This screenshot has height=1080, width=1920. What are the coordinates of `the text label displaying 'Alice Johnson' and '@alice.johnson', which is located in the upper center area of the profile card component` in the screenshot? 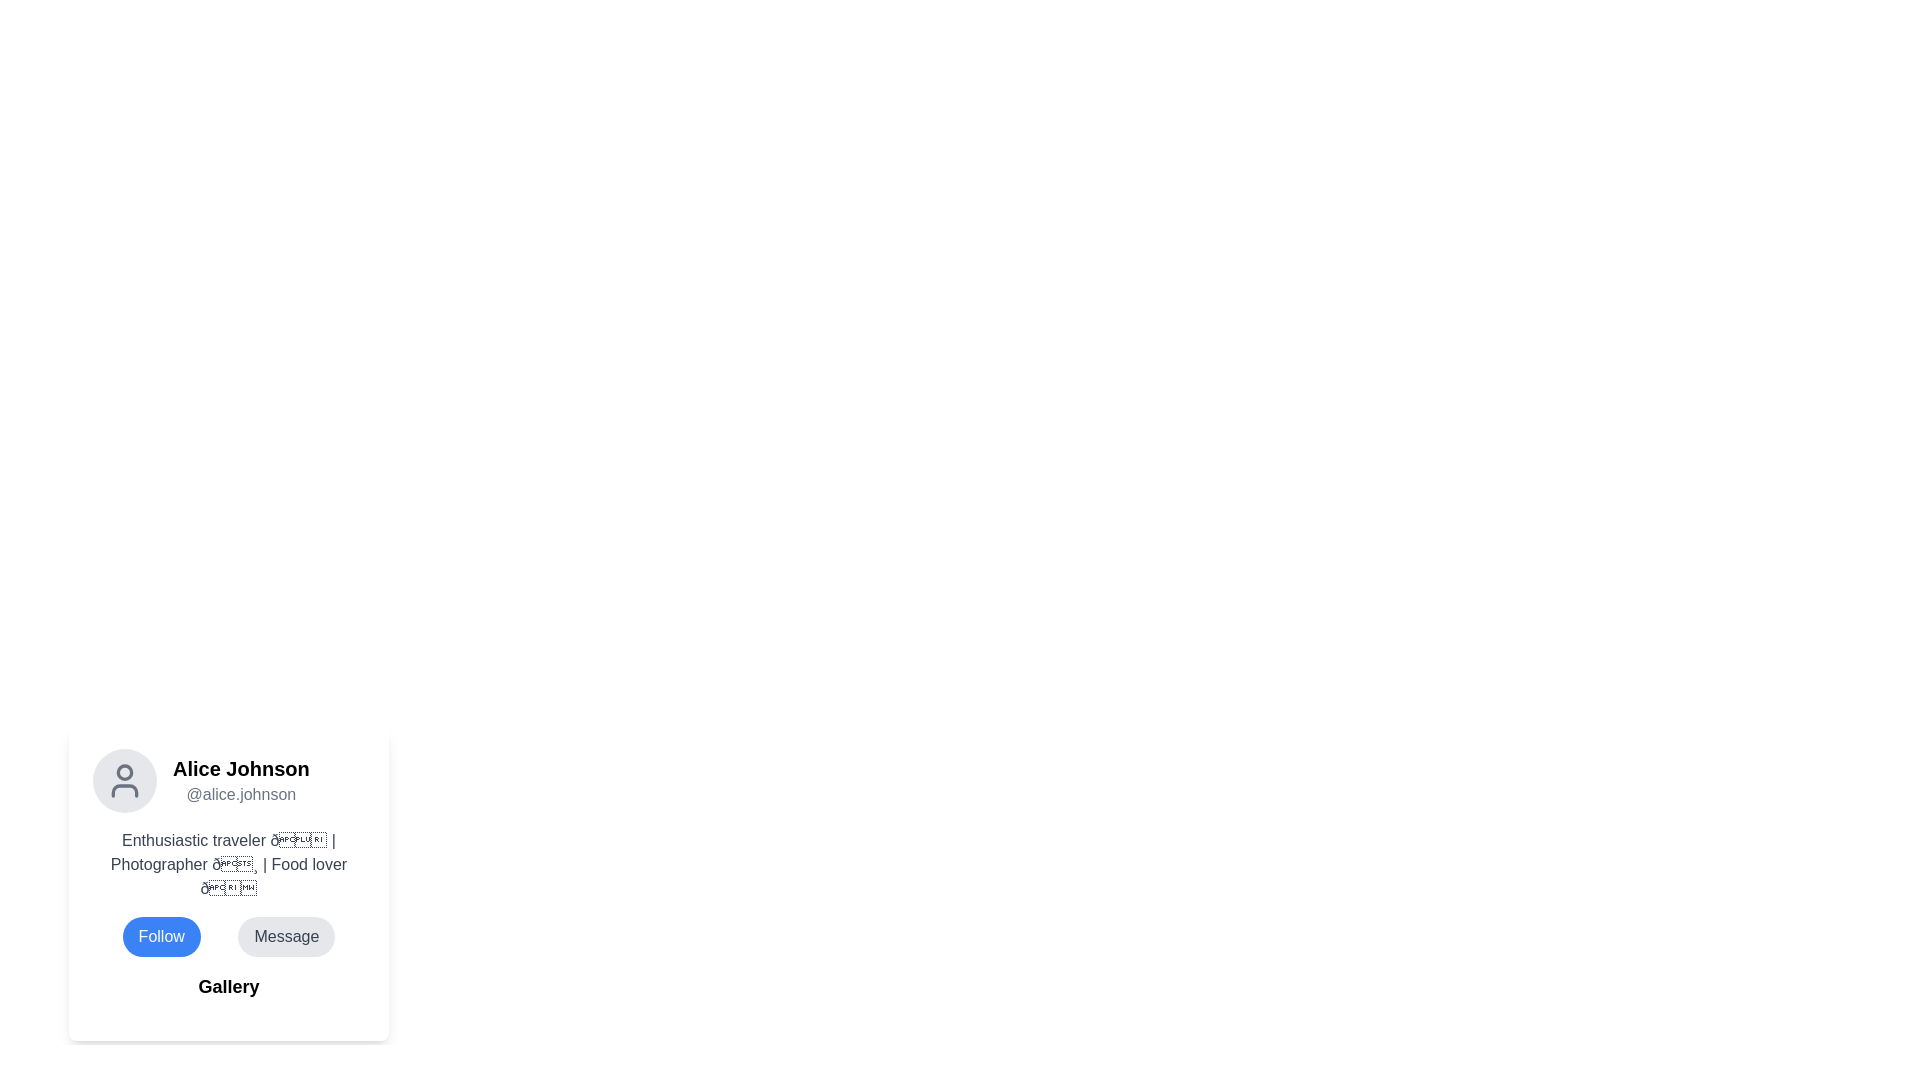 It's located at (240, 779).